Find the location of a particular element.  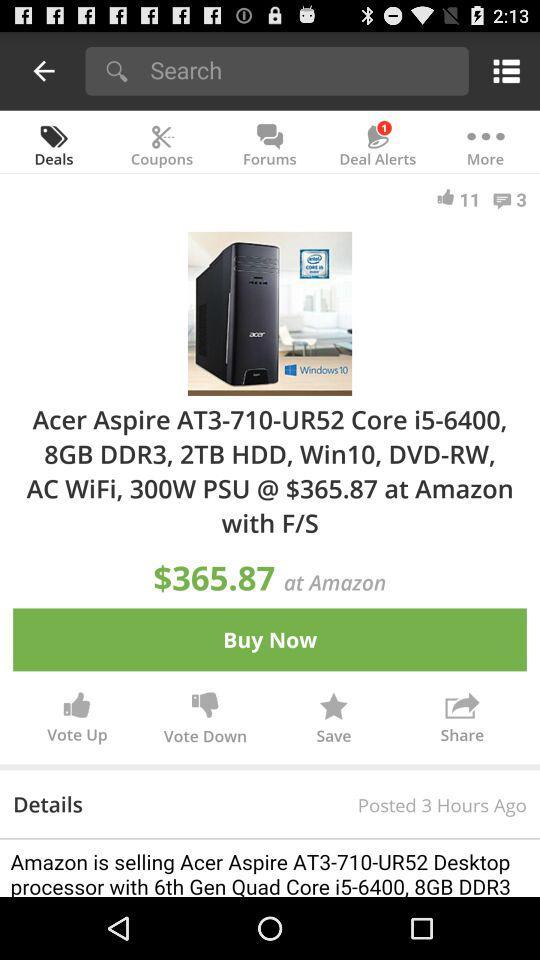

search box is located at coordinates (302, 69).